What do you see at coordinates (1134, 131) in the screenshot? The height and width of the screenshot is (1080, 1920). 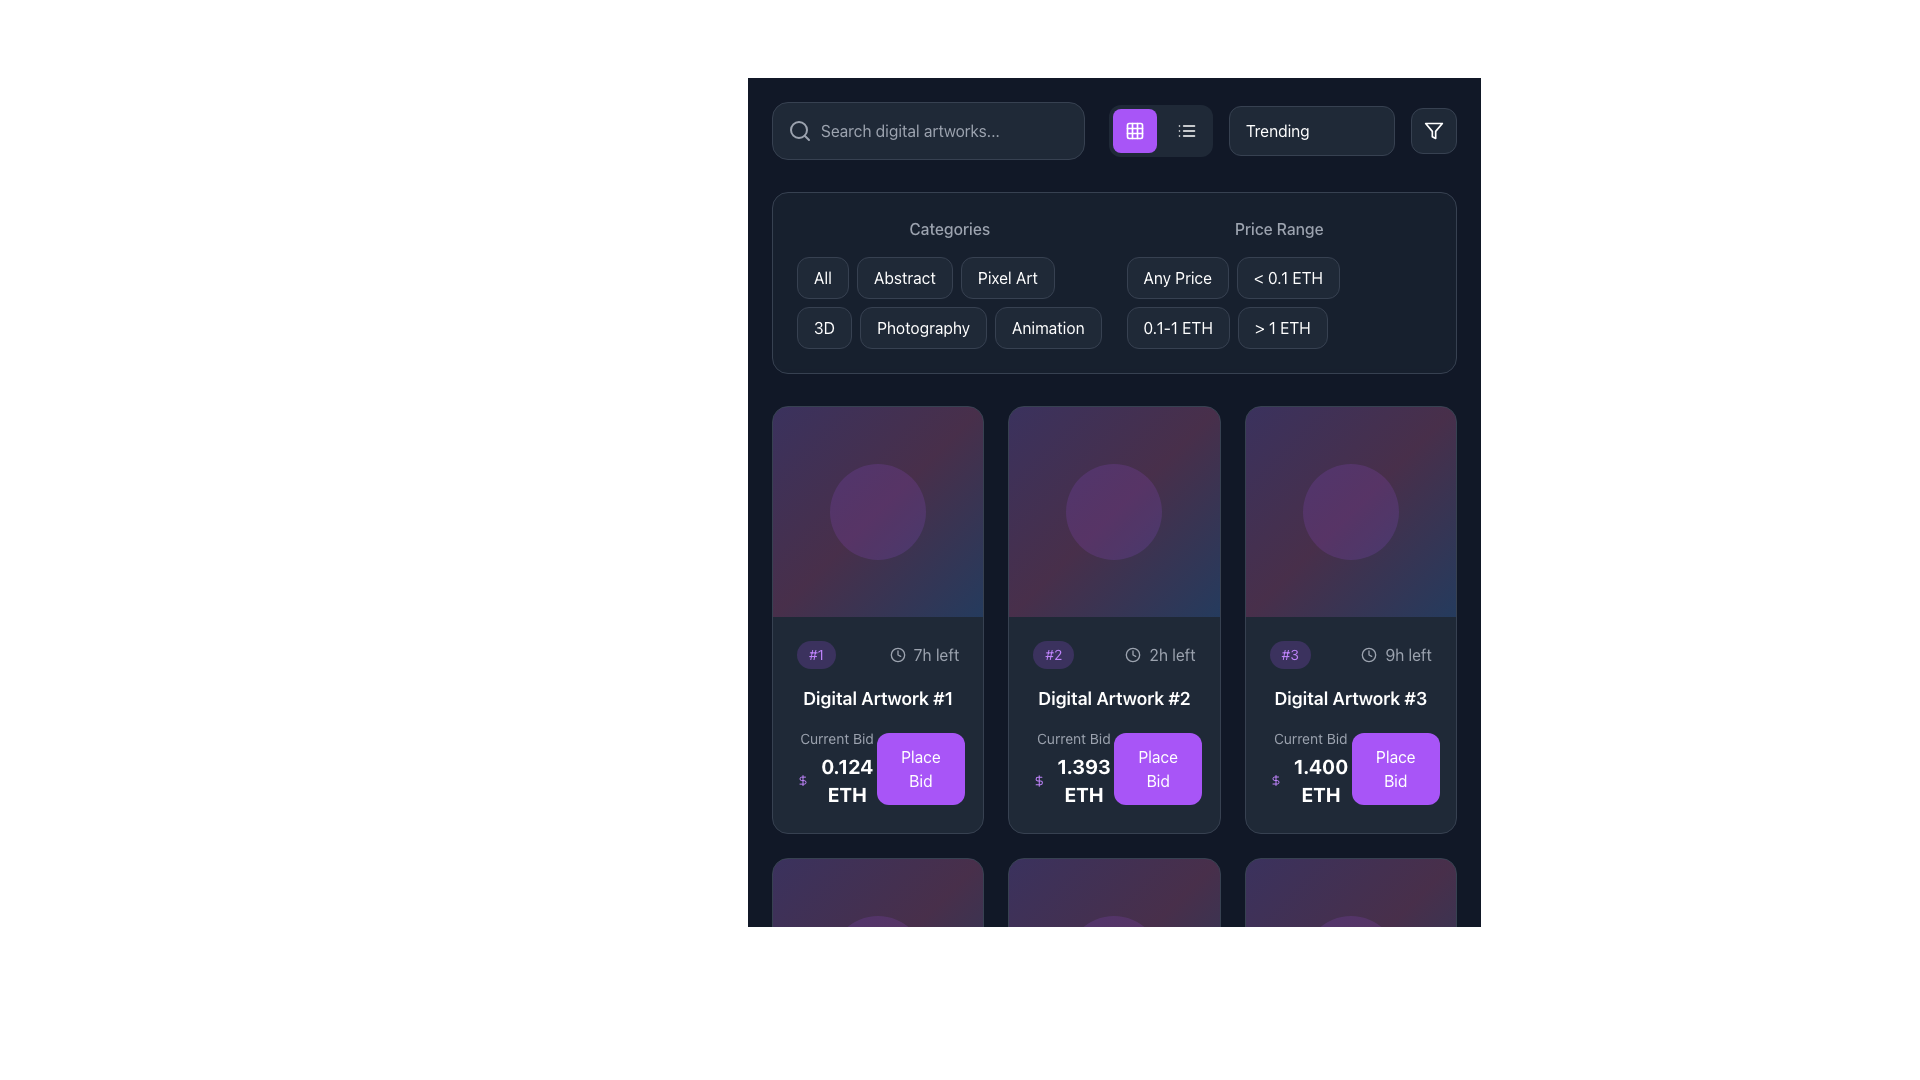 I see `the middle square of the 3x3 grid layout button, which is visually styled as a solid block with rounded corners, located at the top center of the interface` at bounding box center [1134, 131].